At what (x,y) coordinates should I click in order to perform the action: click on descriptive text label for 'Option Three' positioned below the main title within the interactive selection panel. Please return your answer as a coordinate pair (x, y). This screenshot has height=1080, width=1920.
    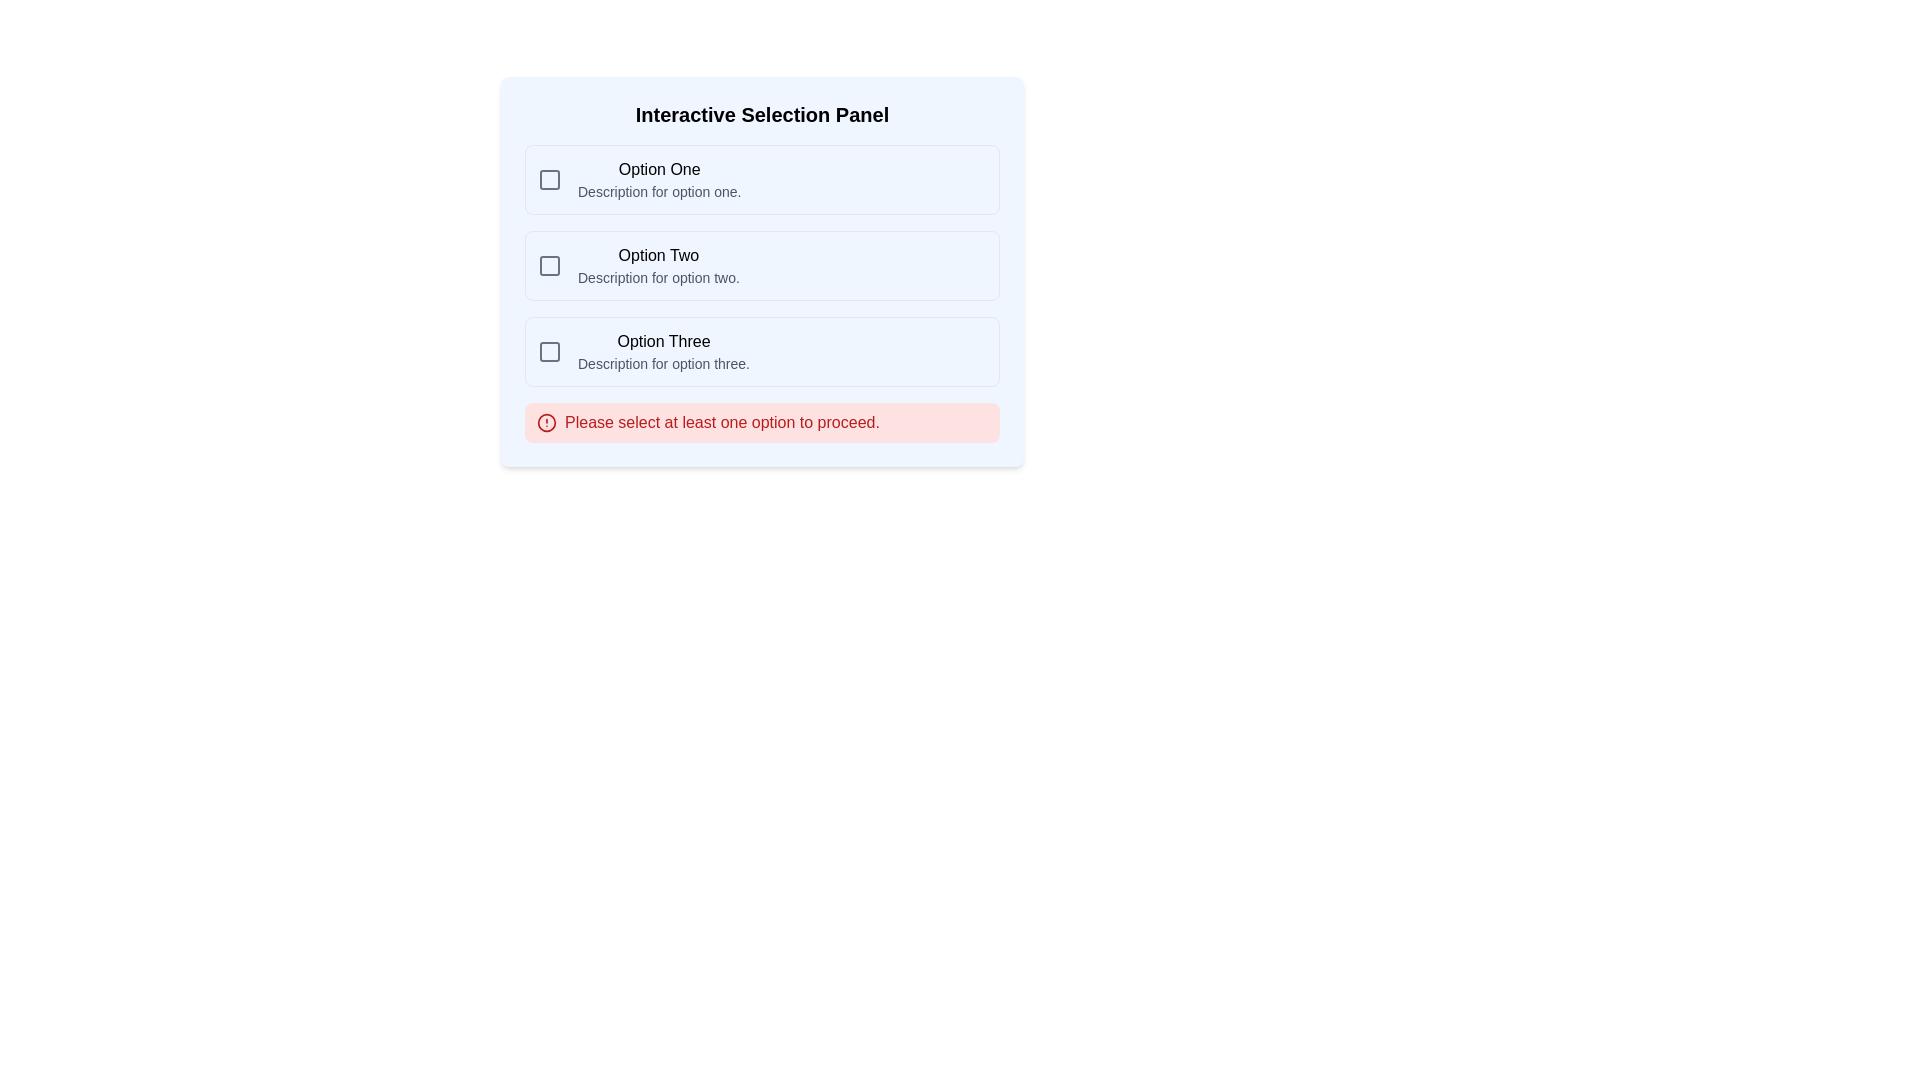
    Looking at the image, I should click on (663, 363).